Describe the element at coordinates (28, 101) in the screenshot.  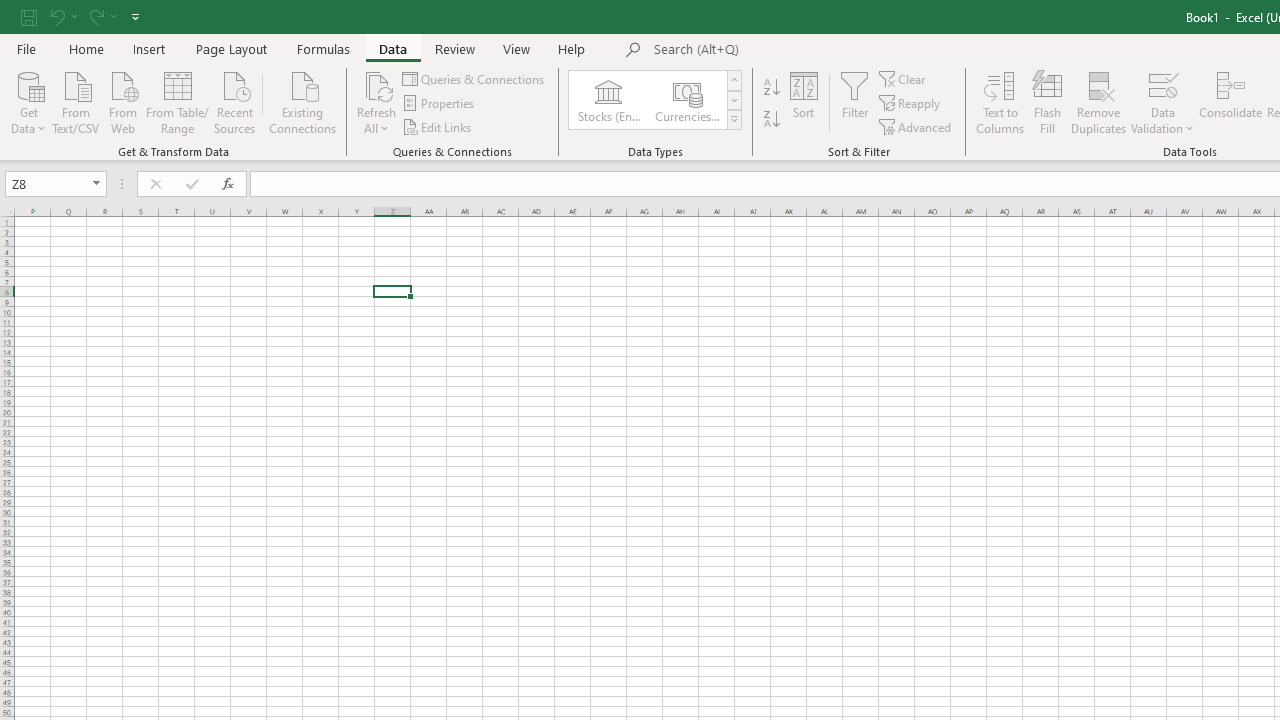
I see `'Get Data'` at that location.